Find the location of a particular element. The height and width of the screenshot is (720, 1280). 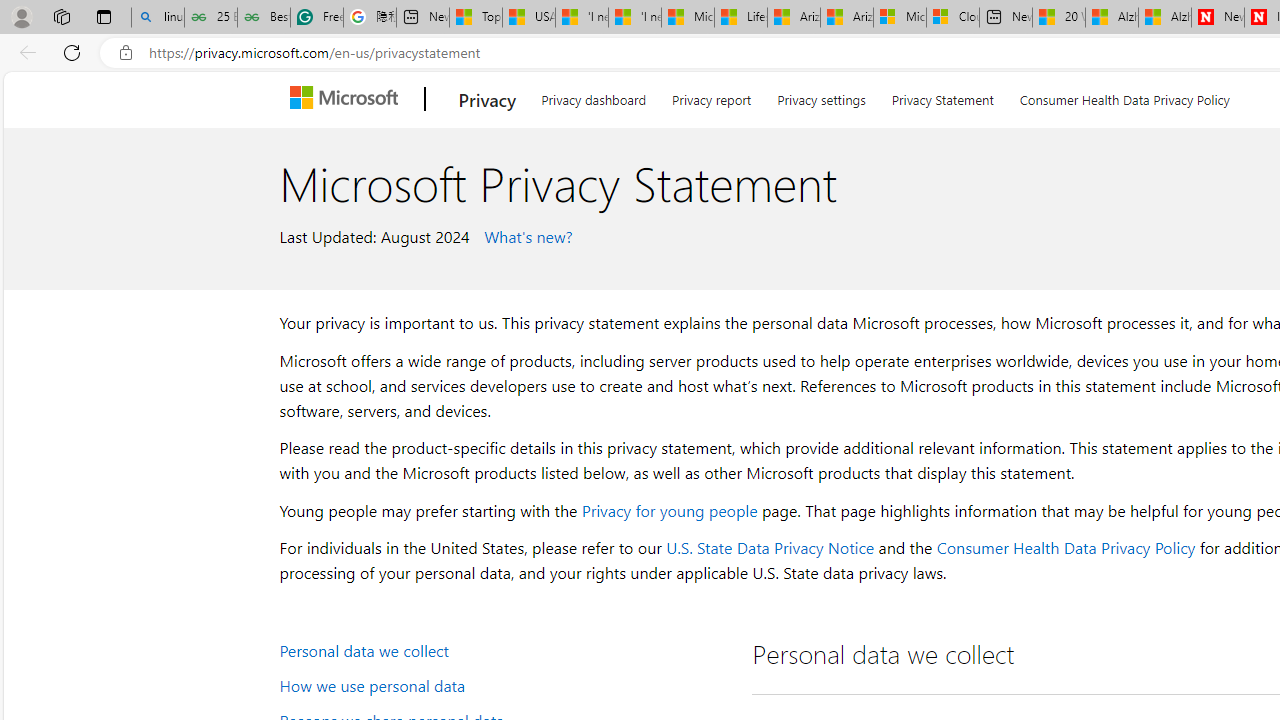

'Free AI Writing Assistance for Students | Grammarly' is located at coordinates (315, 17).